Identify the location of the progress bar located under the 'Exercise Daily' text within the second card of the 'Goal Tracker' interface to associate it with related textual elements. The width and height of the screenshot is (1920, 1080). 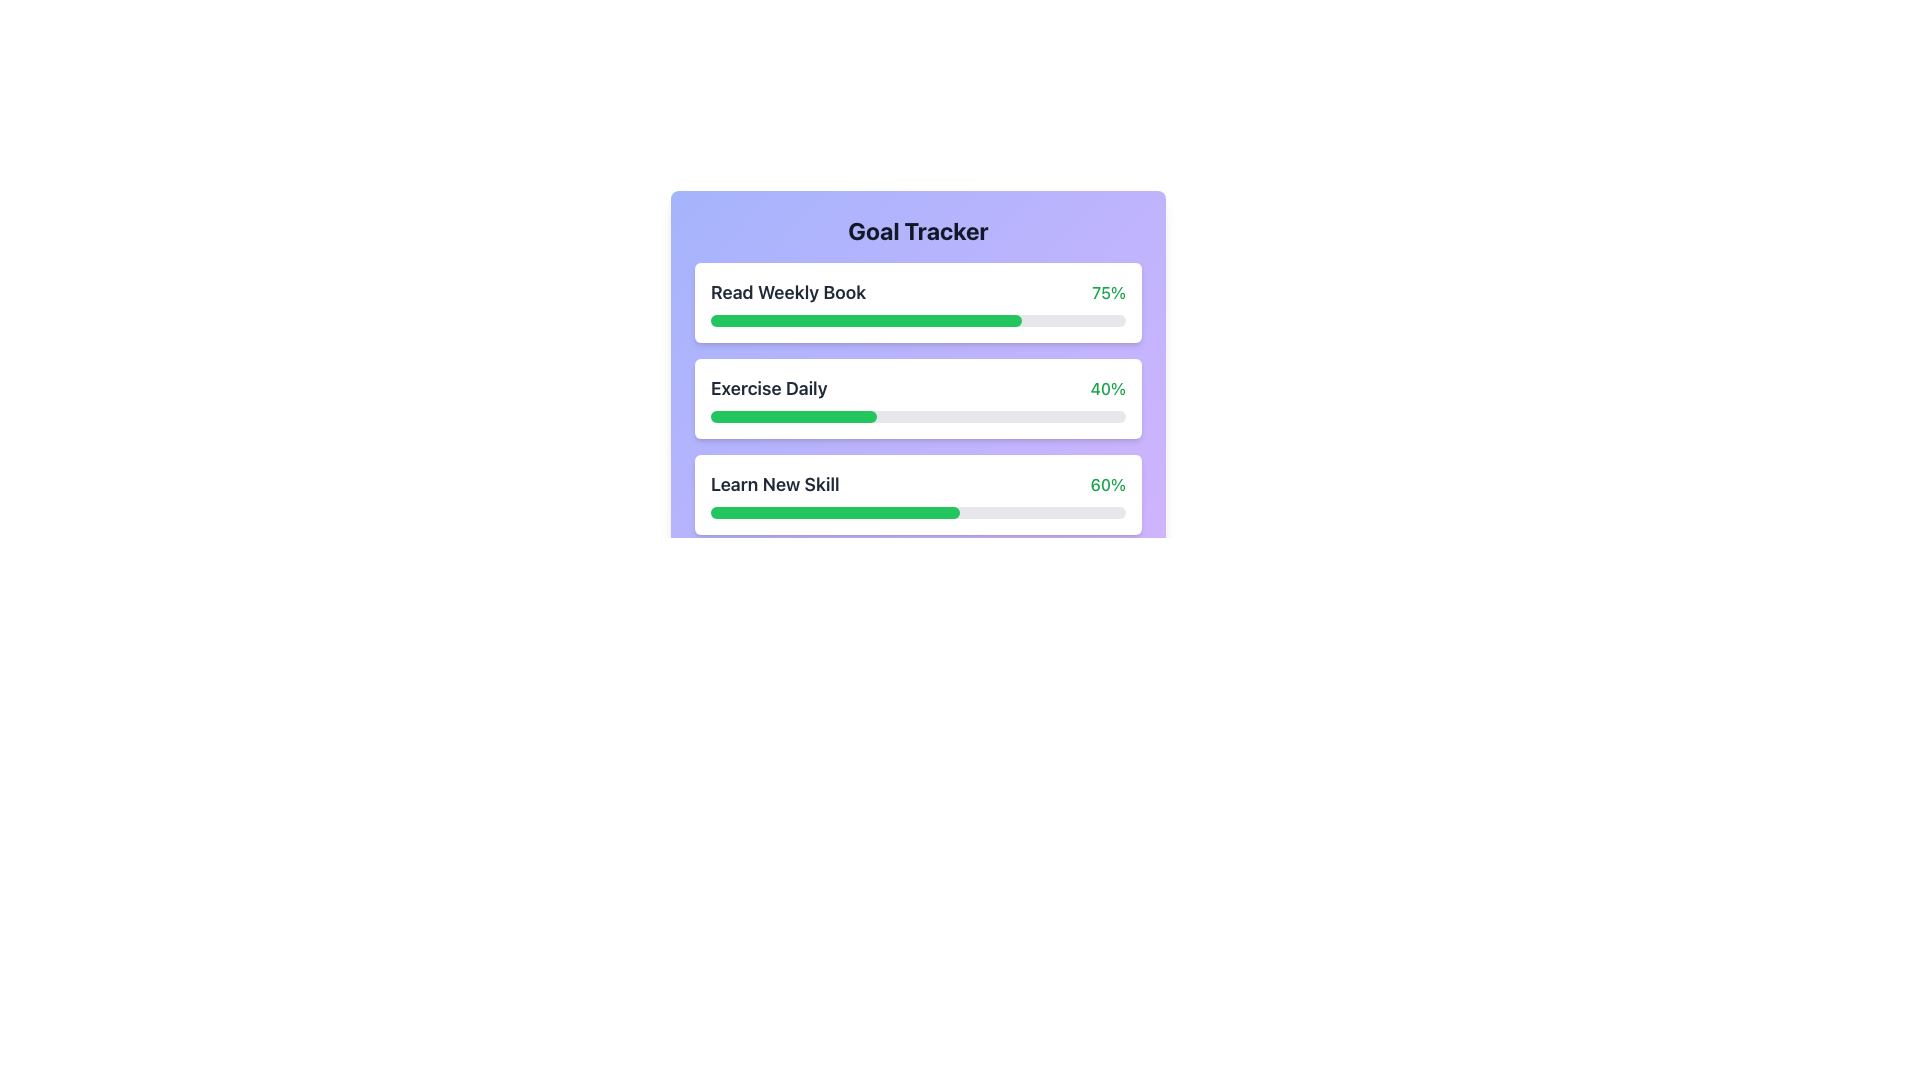
(917, 415).